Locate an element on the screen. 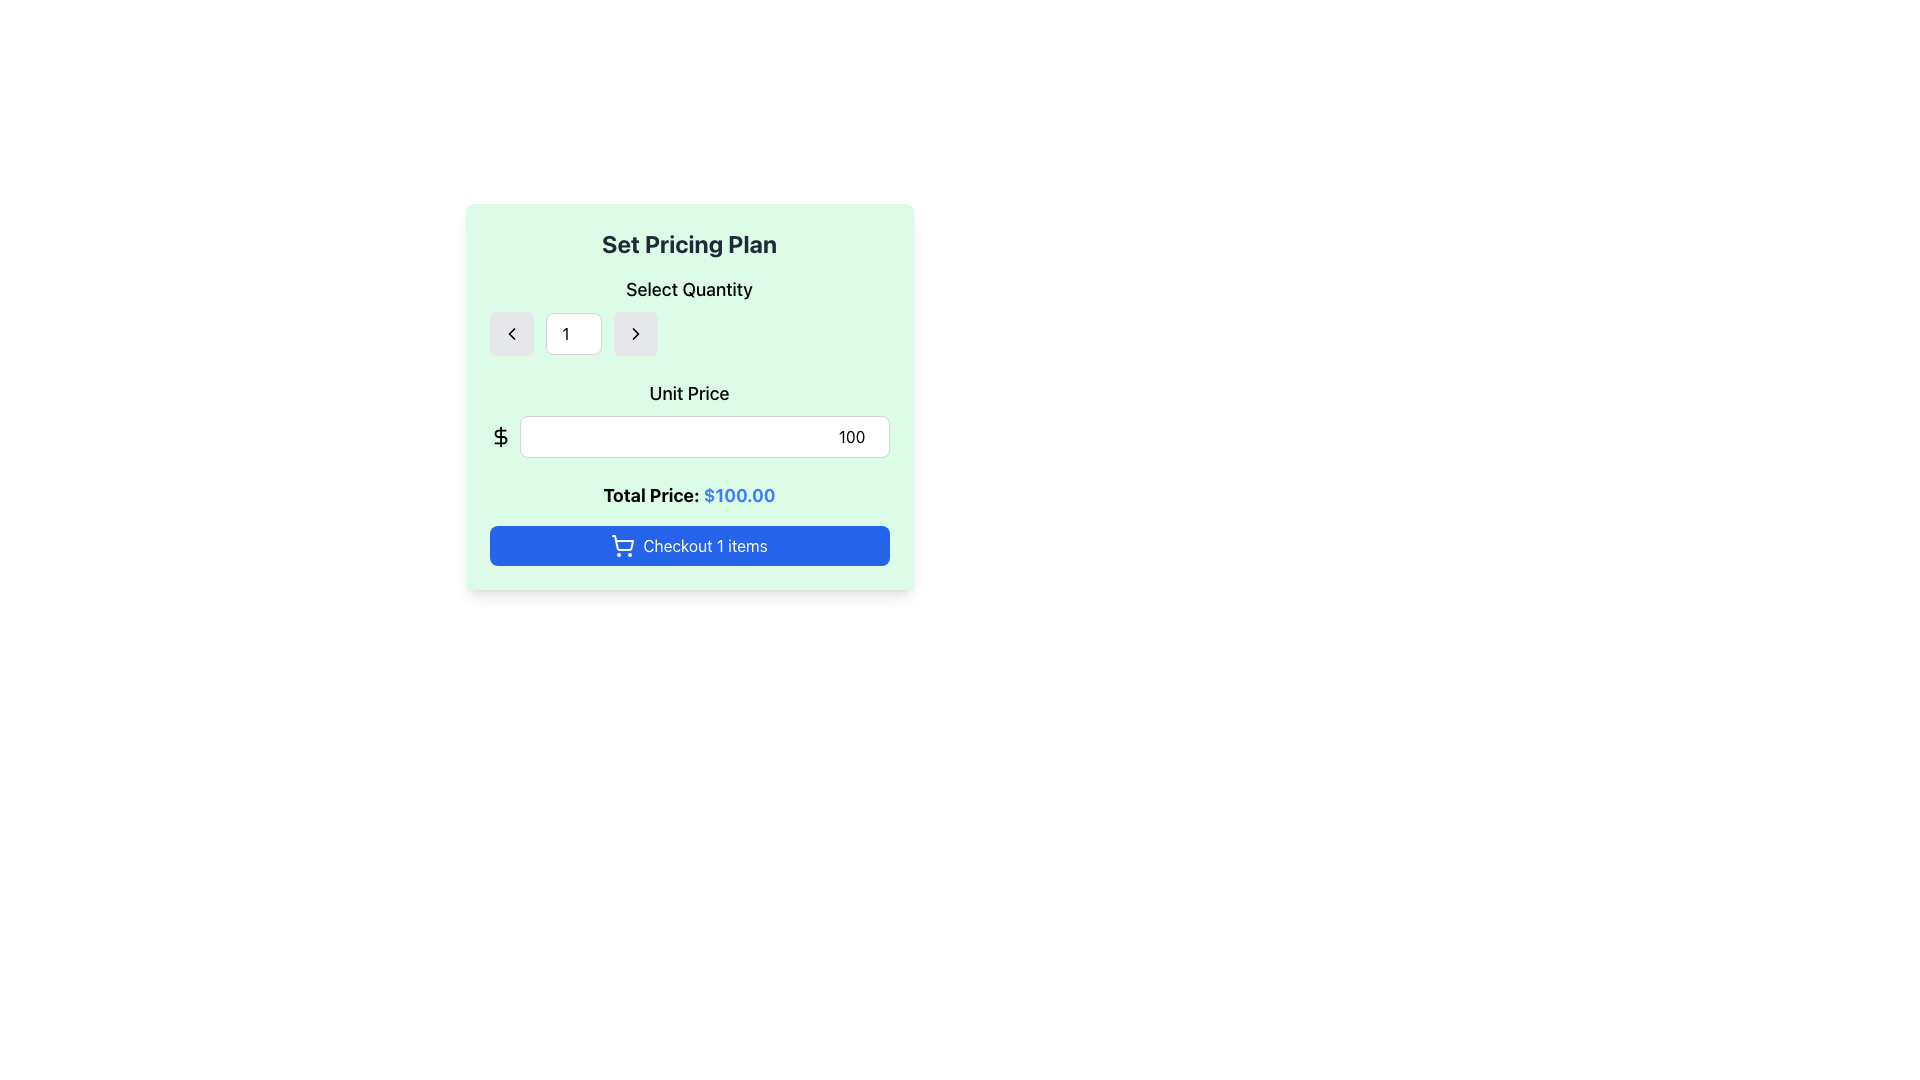 This screenshot has height=1080, width=1920. the 'Unit Price' label, which is styled with a medium font size and positioned above the input field in the pricing panel on a light green background is located at coordinates (689, 418).